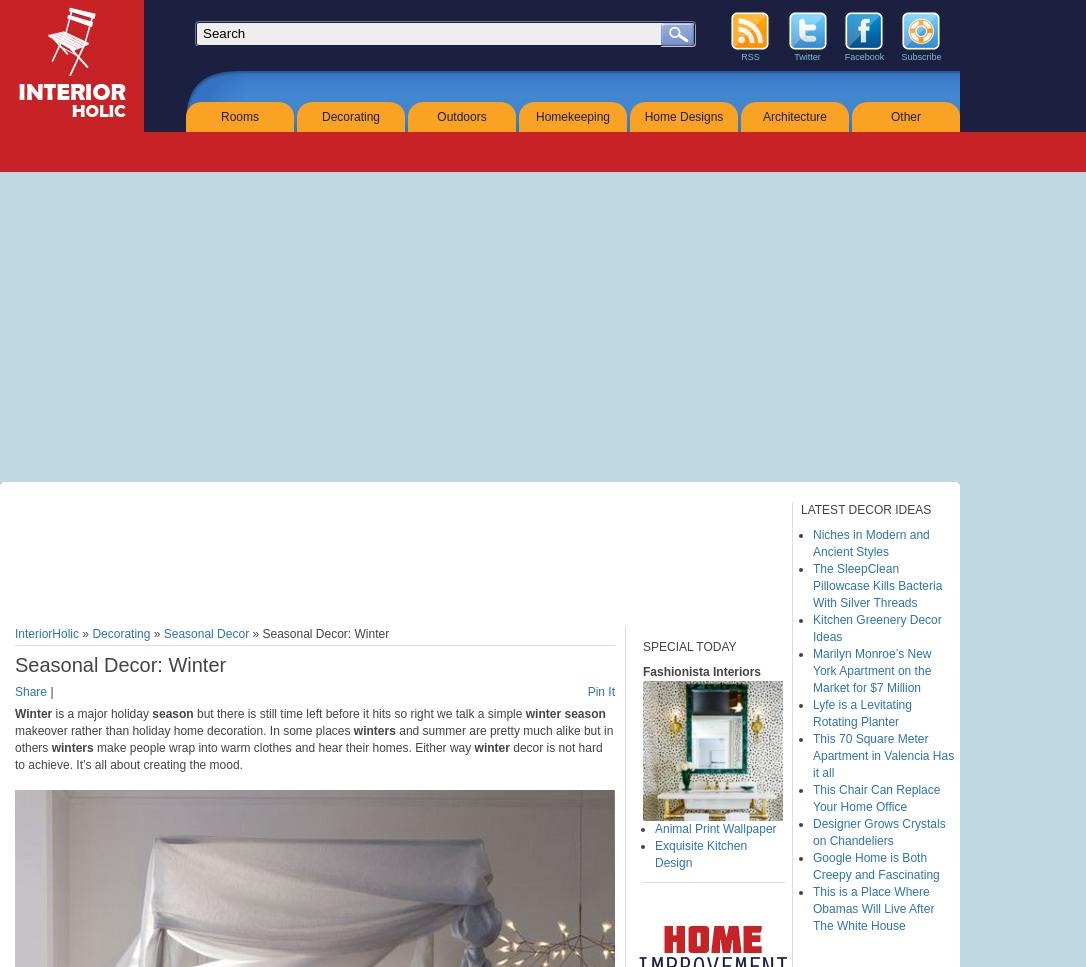 The width and height of the screenshot is (1086, 967). I want to click on 'Google Home is Both Creepy and Fascinating', so click(874, 865).